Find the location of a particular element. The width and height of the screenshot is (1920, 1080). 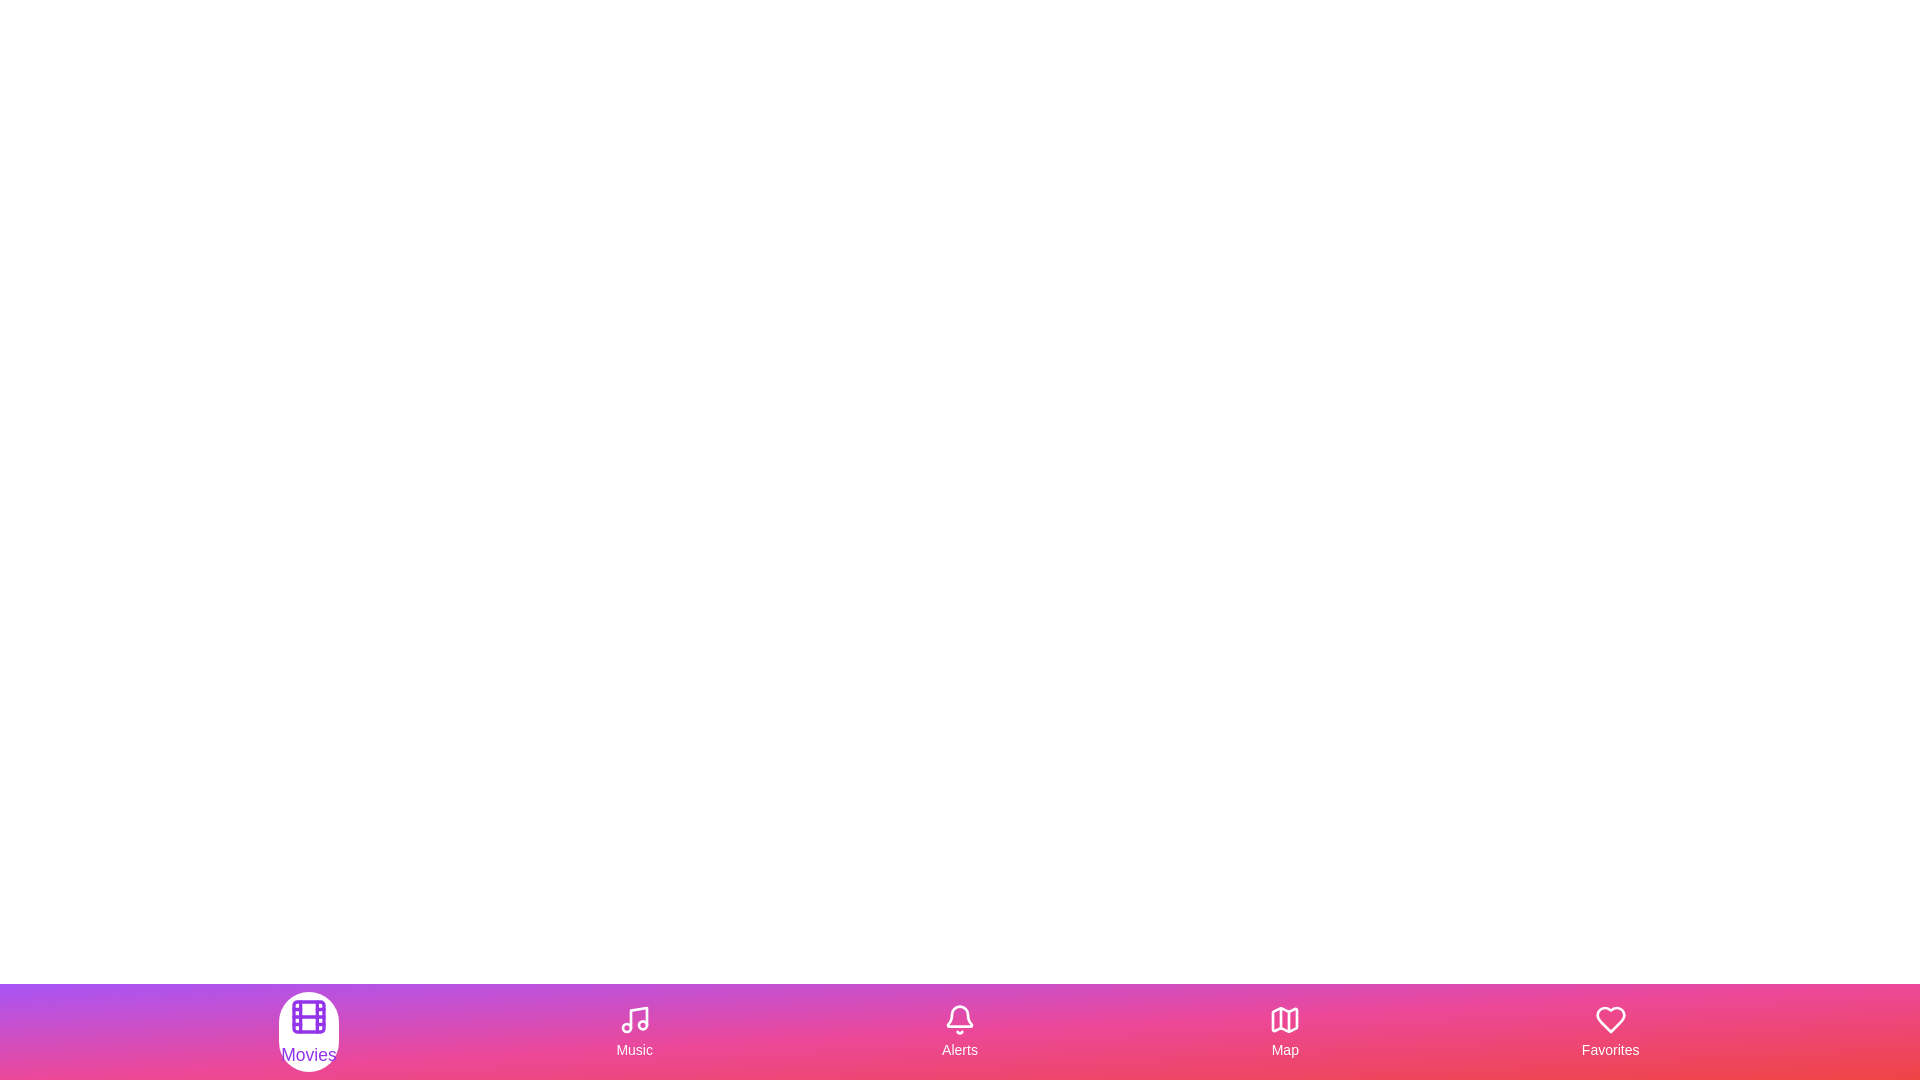

the tab labeled Movies is located at coordinates (307, 1032).